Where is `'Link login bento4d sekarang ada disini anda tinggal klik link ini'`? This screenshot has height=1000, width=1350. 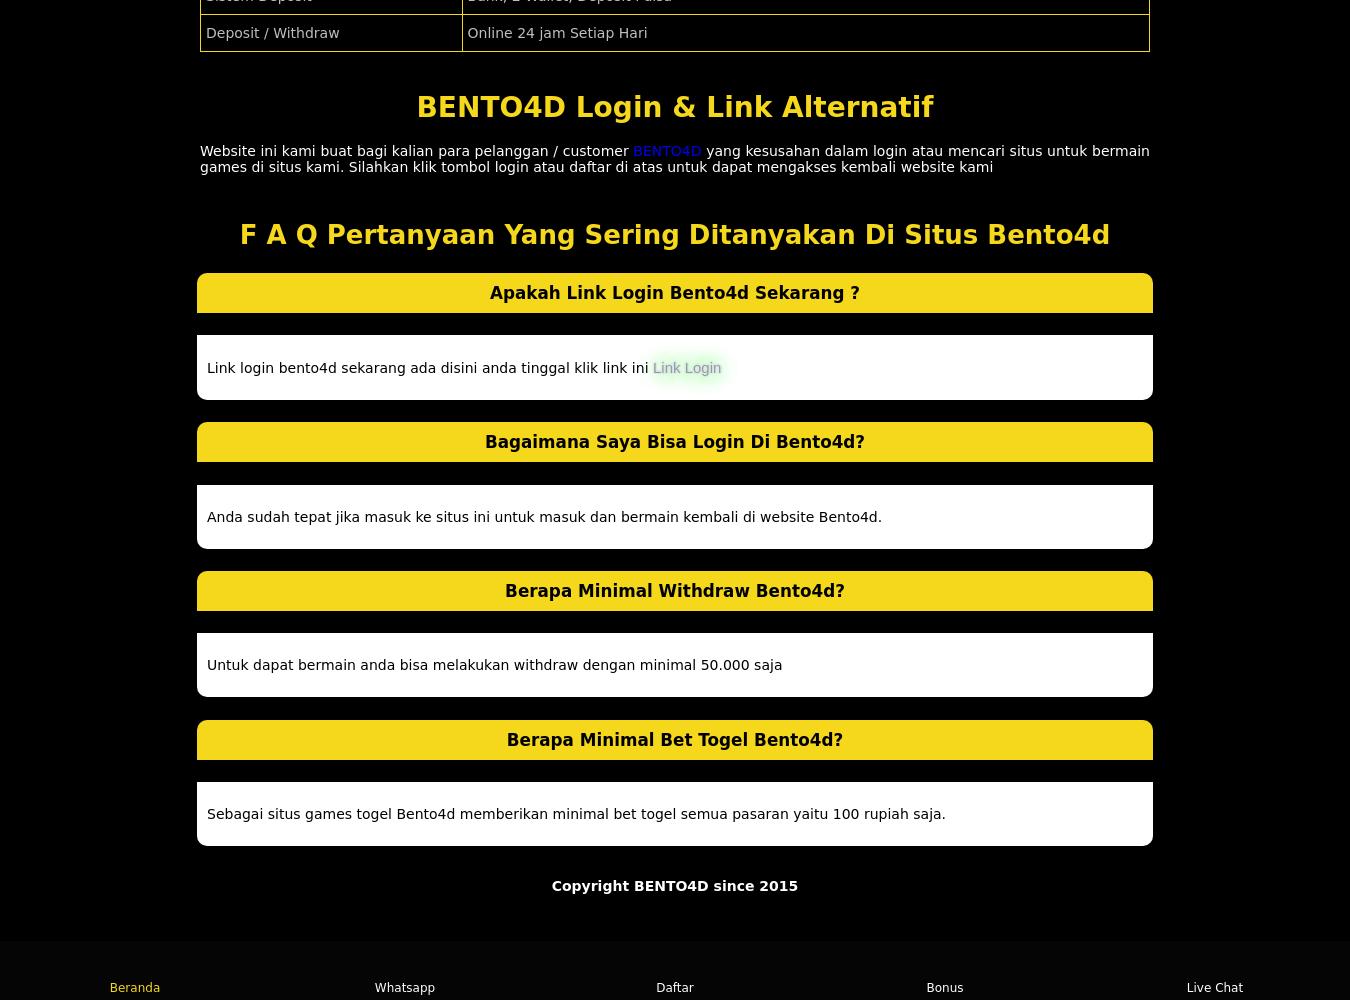
'Link login bento4d sekarang ada disini anda tinggal klik link ini' is located at coordinates (206, 367).